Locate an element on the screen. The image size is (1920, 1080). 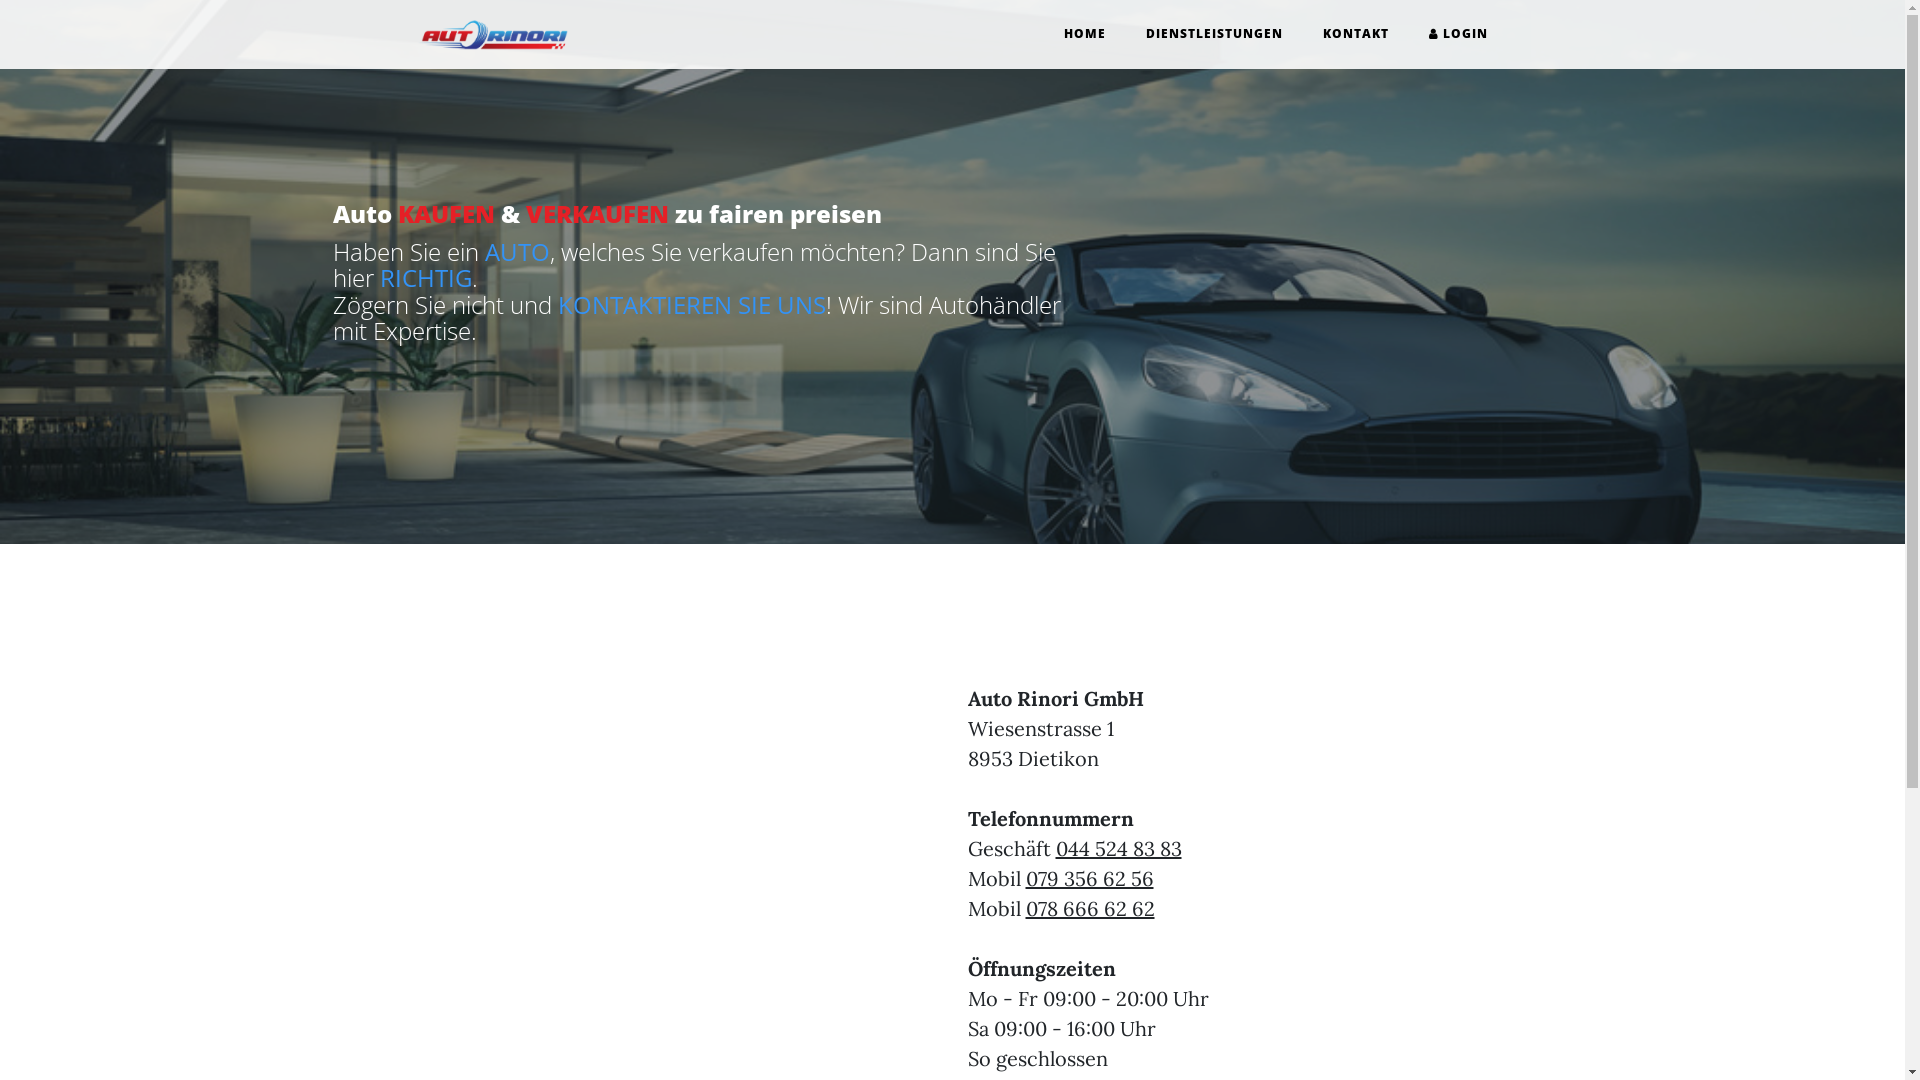
'044 524 83 83' is located at coordinates (1055, 848).